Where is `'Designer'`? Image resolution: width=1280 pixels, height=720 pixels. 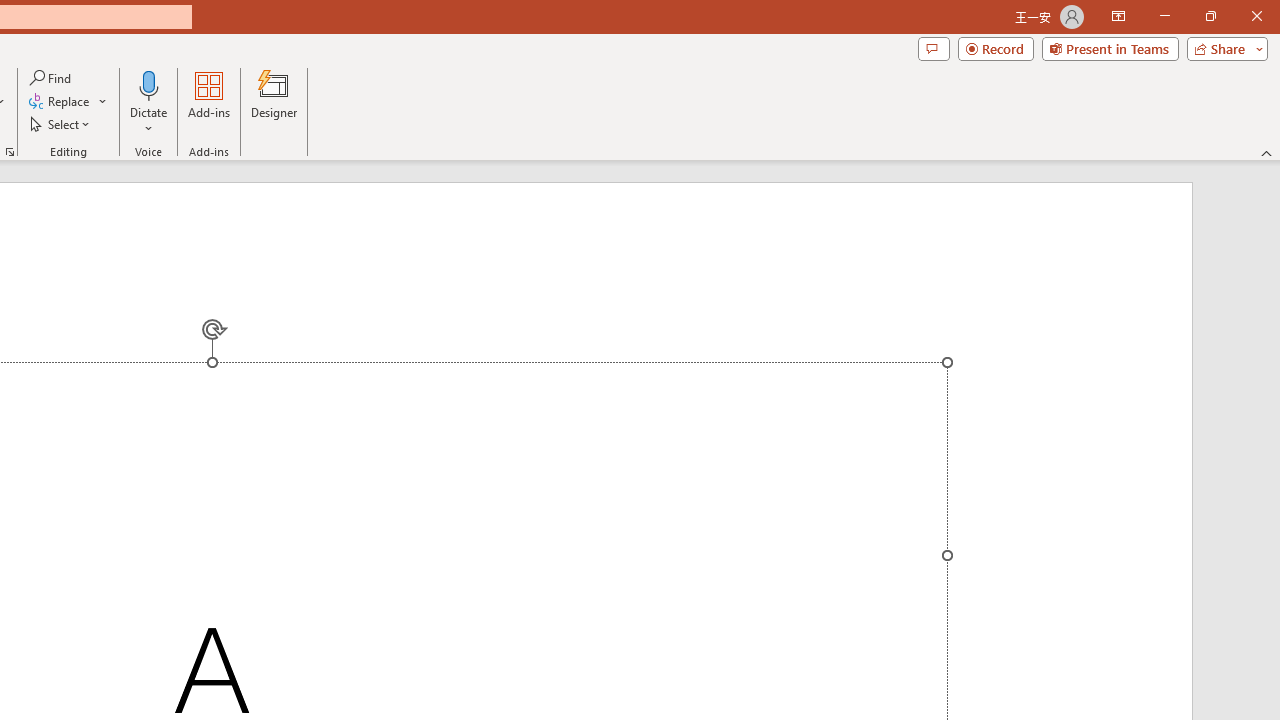 'Designer' is located at coordinates (273, 103).